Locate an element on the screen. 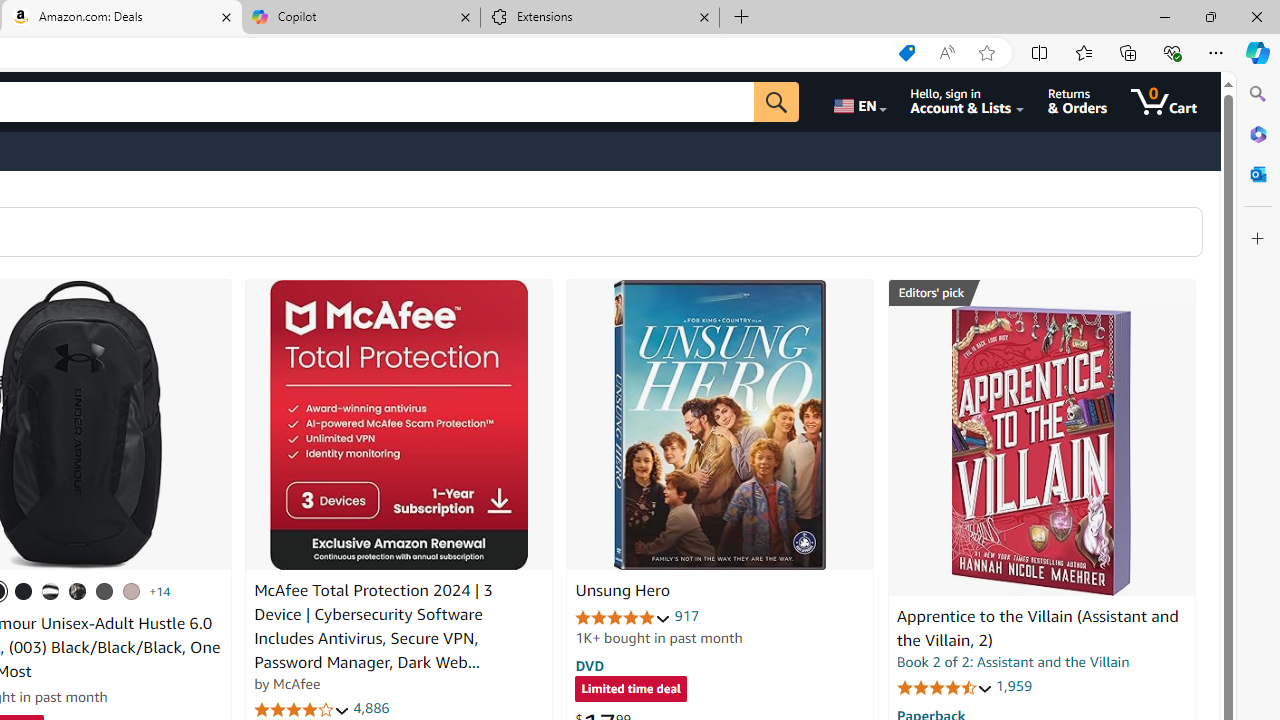 The width and height of the screenshot is (1280, 720). '(001) Black / Black / Metallic Gold' is located at coordinates (24, 590).